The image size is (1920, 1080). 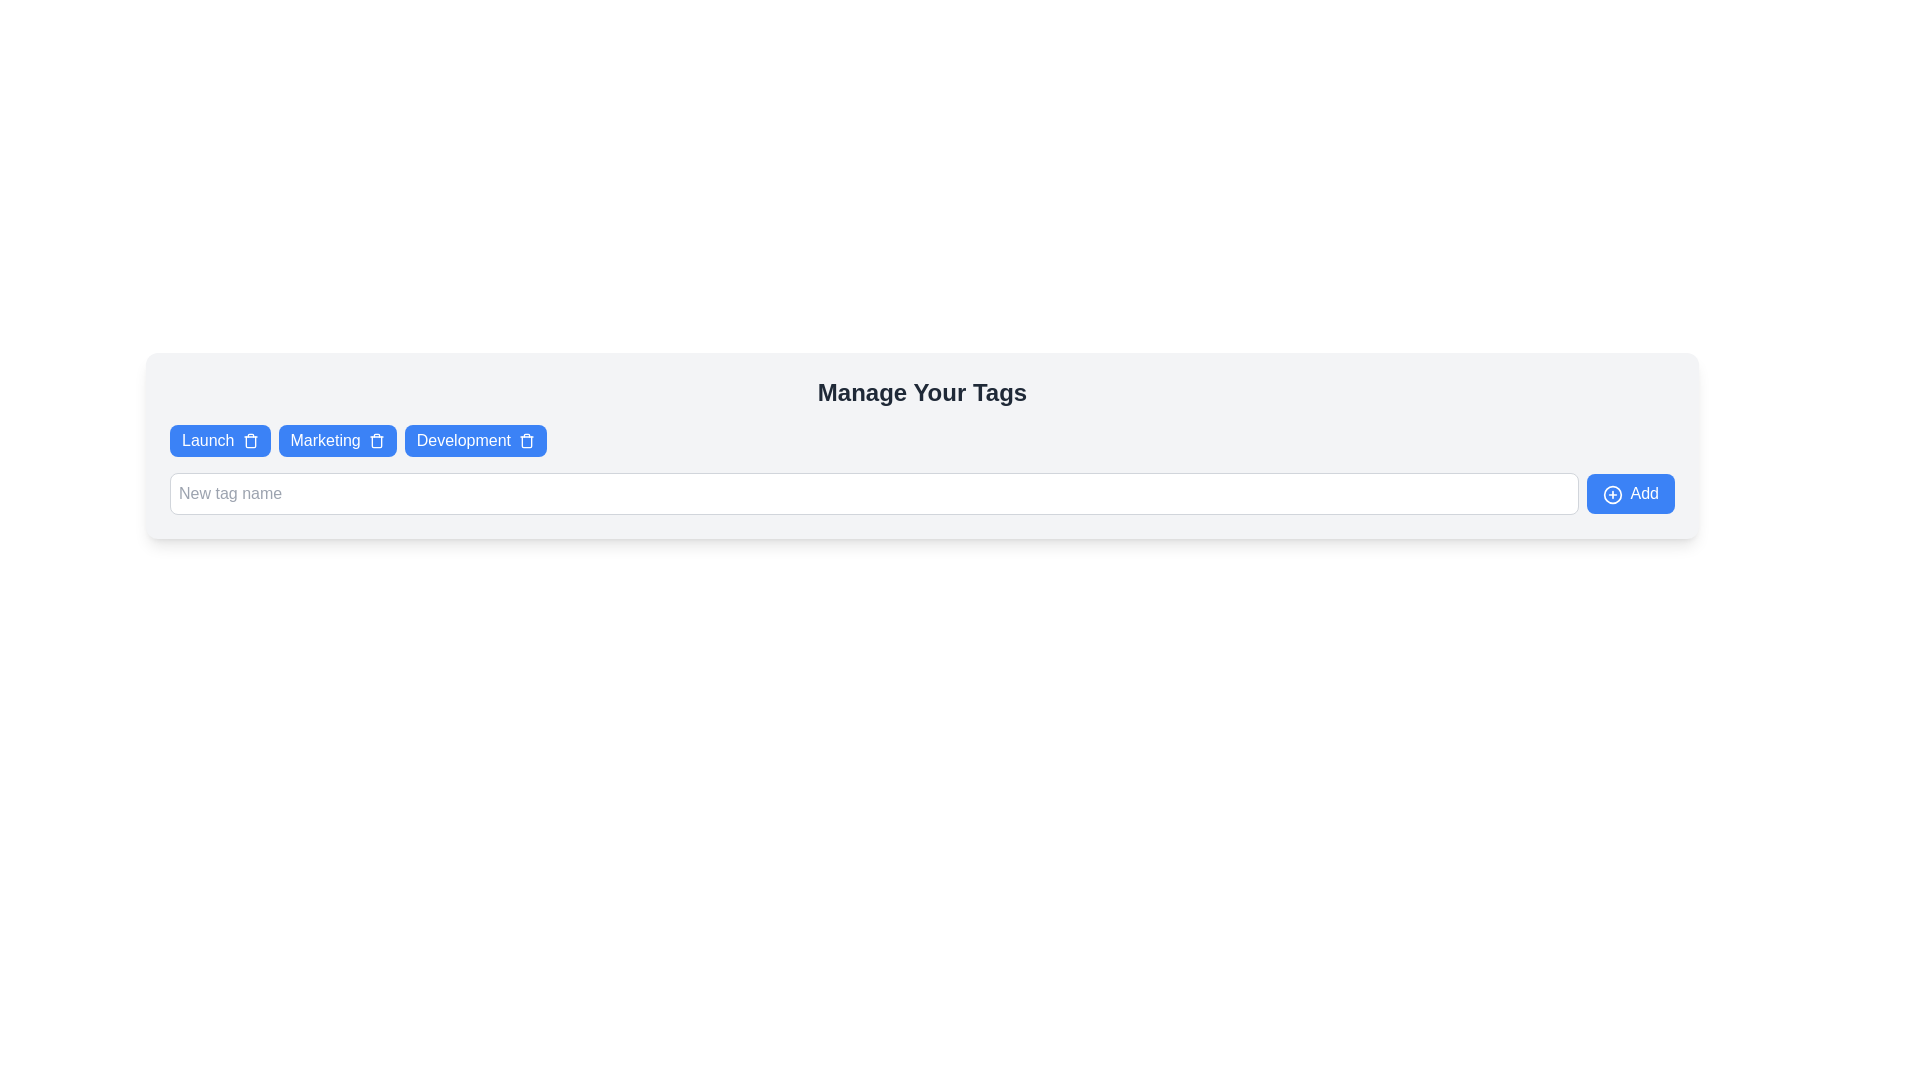 What do you see at coordinates (376, 439) in the screenshot?
I see `the delete button, represented by a trash bin icon with a blue background and white border, located to the right of the 'Marketing' tag` at bounding box center [376, 439].